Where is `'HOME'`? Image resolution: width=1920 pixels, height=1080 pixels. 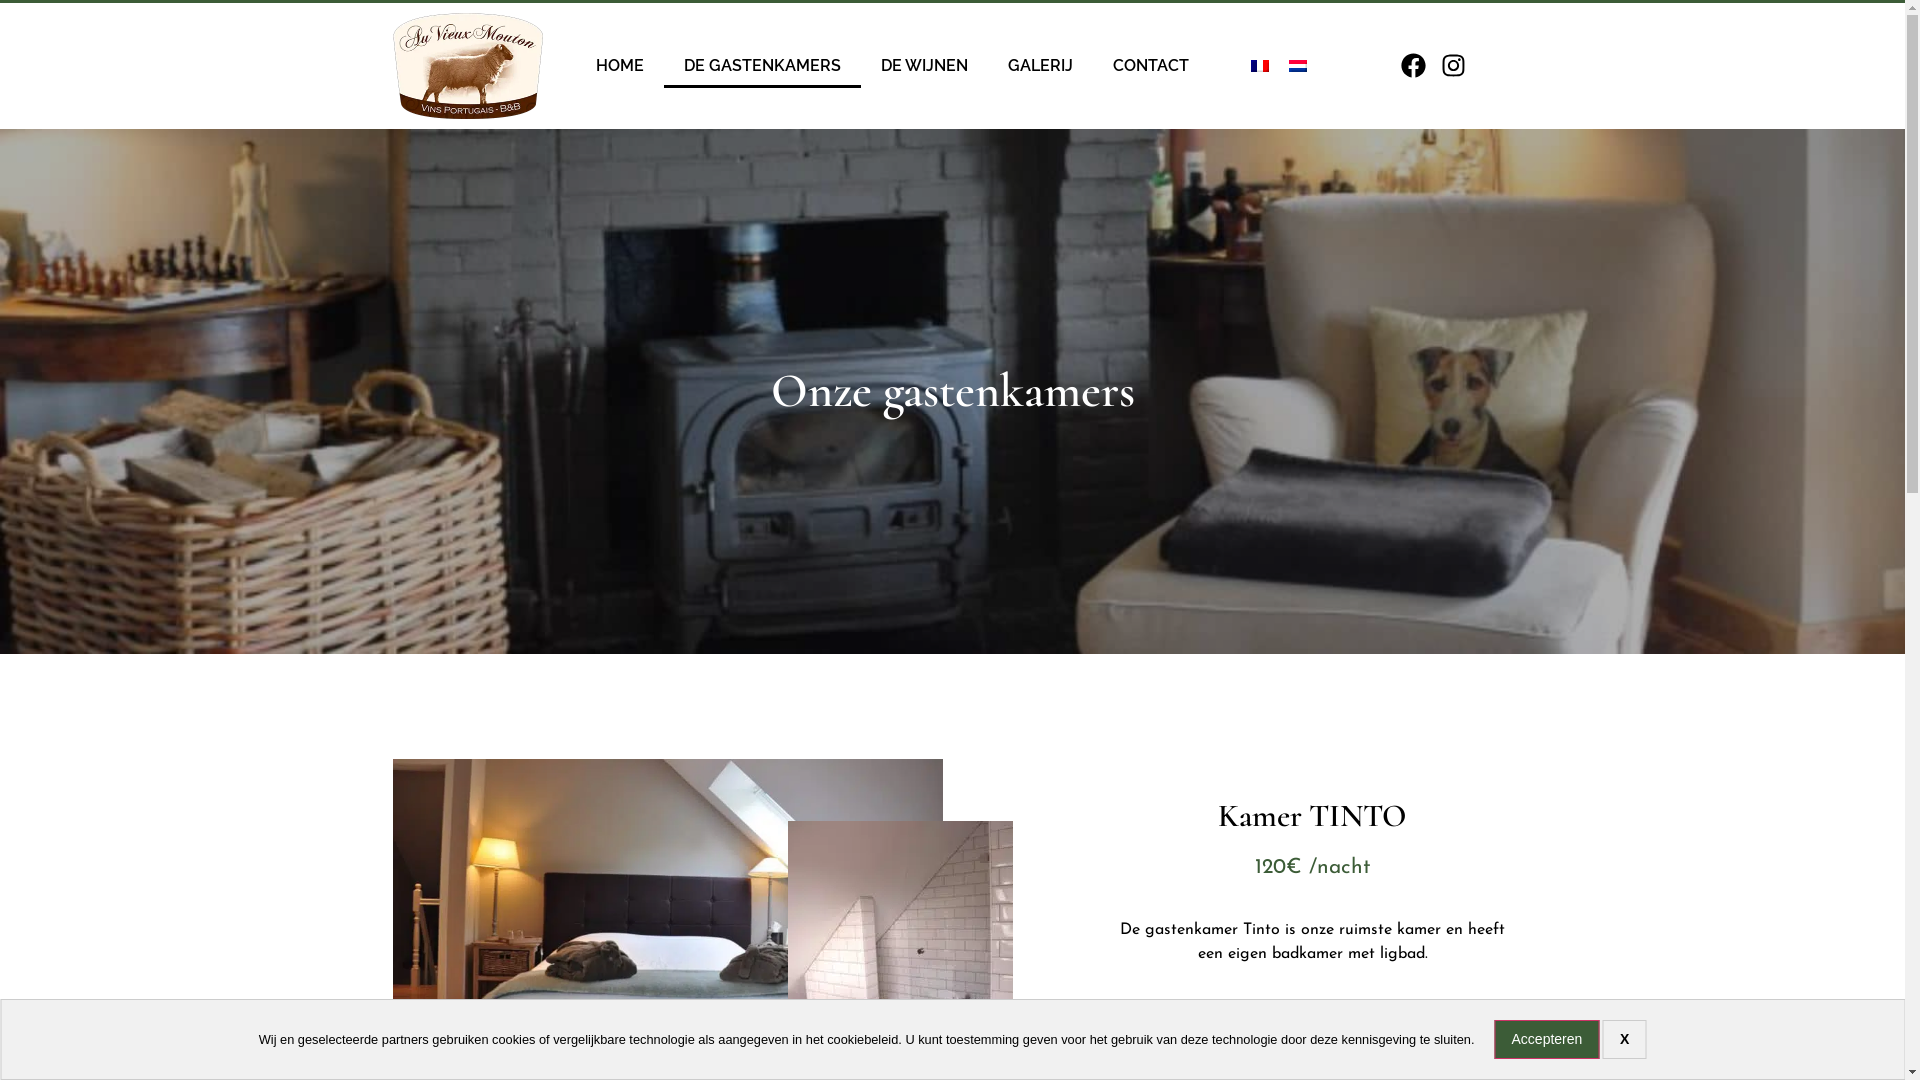
'HOME' is located at coordinates (618, 64).